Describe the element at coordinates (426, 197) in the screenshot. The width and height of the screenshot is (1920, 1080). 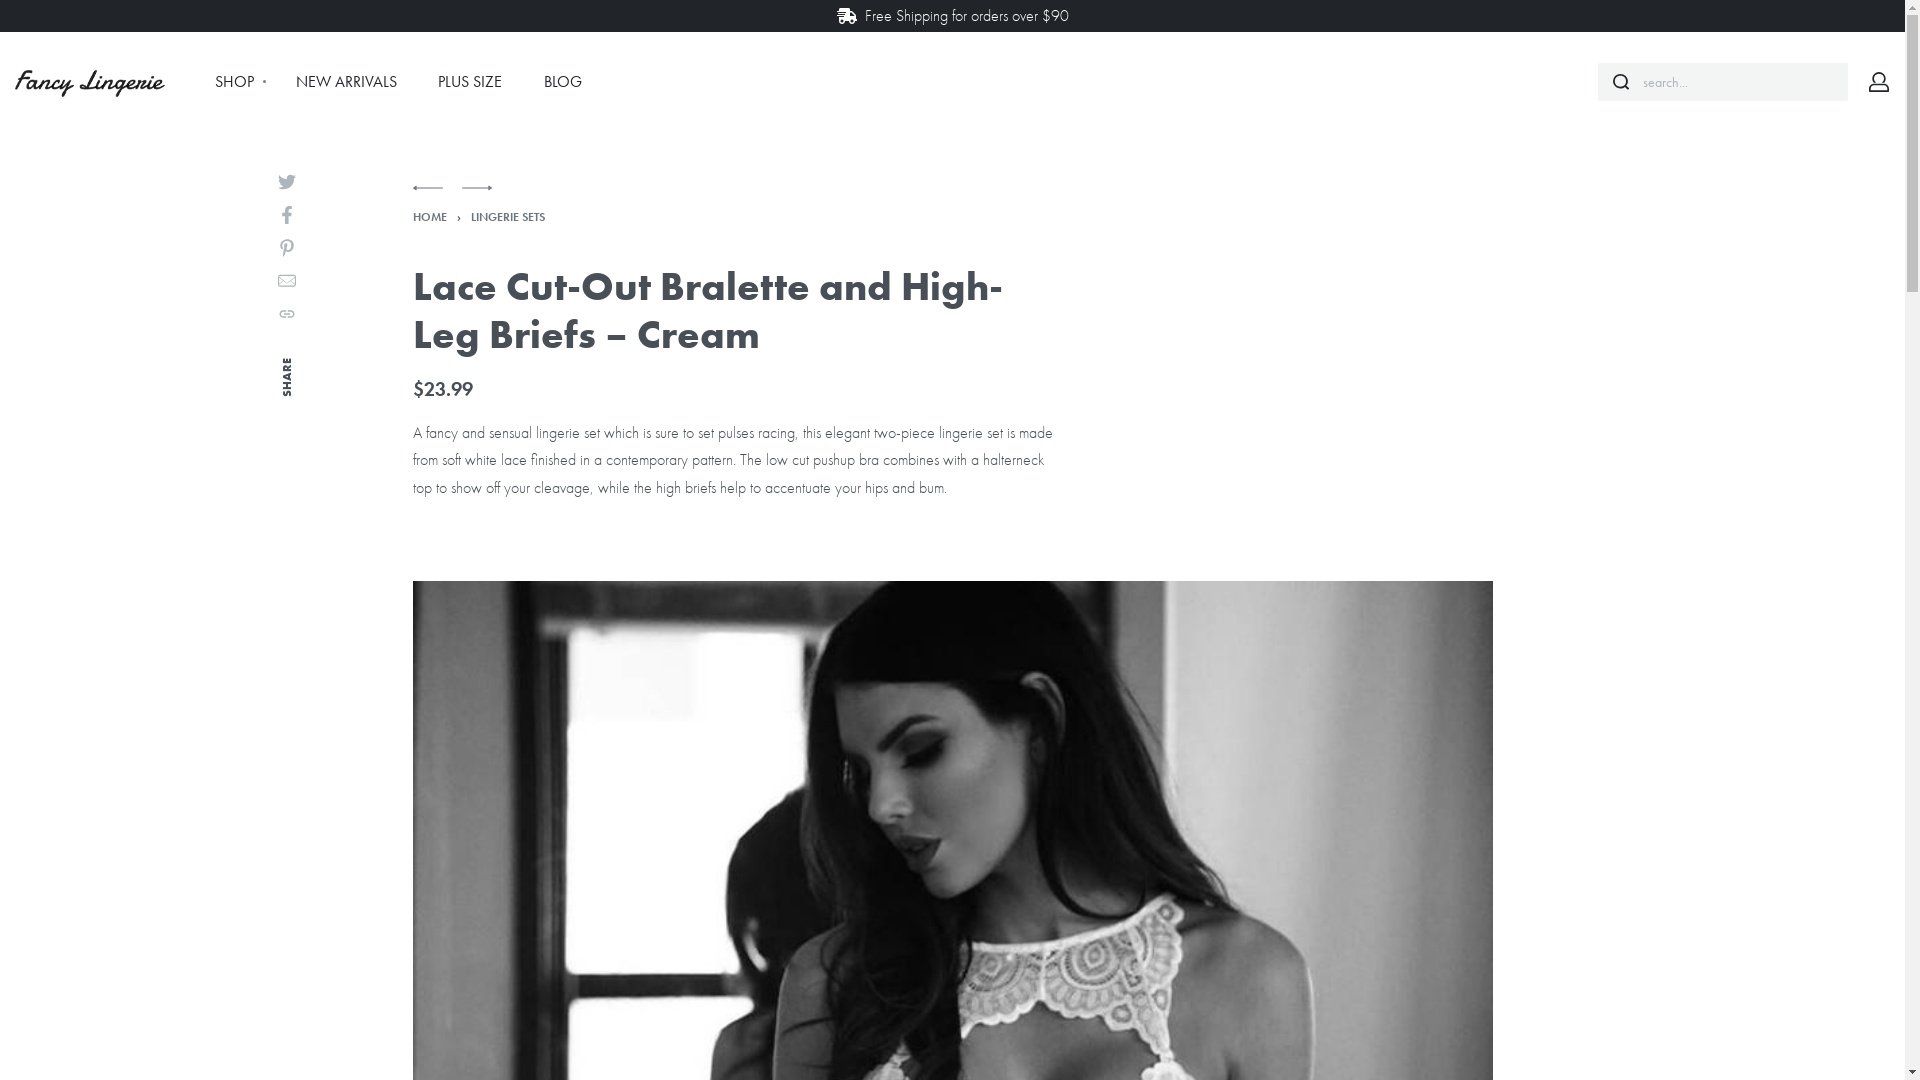
I see `'Red High-waisted Panties with Corset-style Lacing'` at that location.